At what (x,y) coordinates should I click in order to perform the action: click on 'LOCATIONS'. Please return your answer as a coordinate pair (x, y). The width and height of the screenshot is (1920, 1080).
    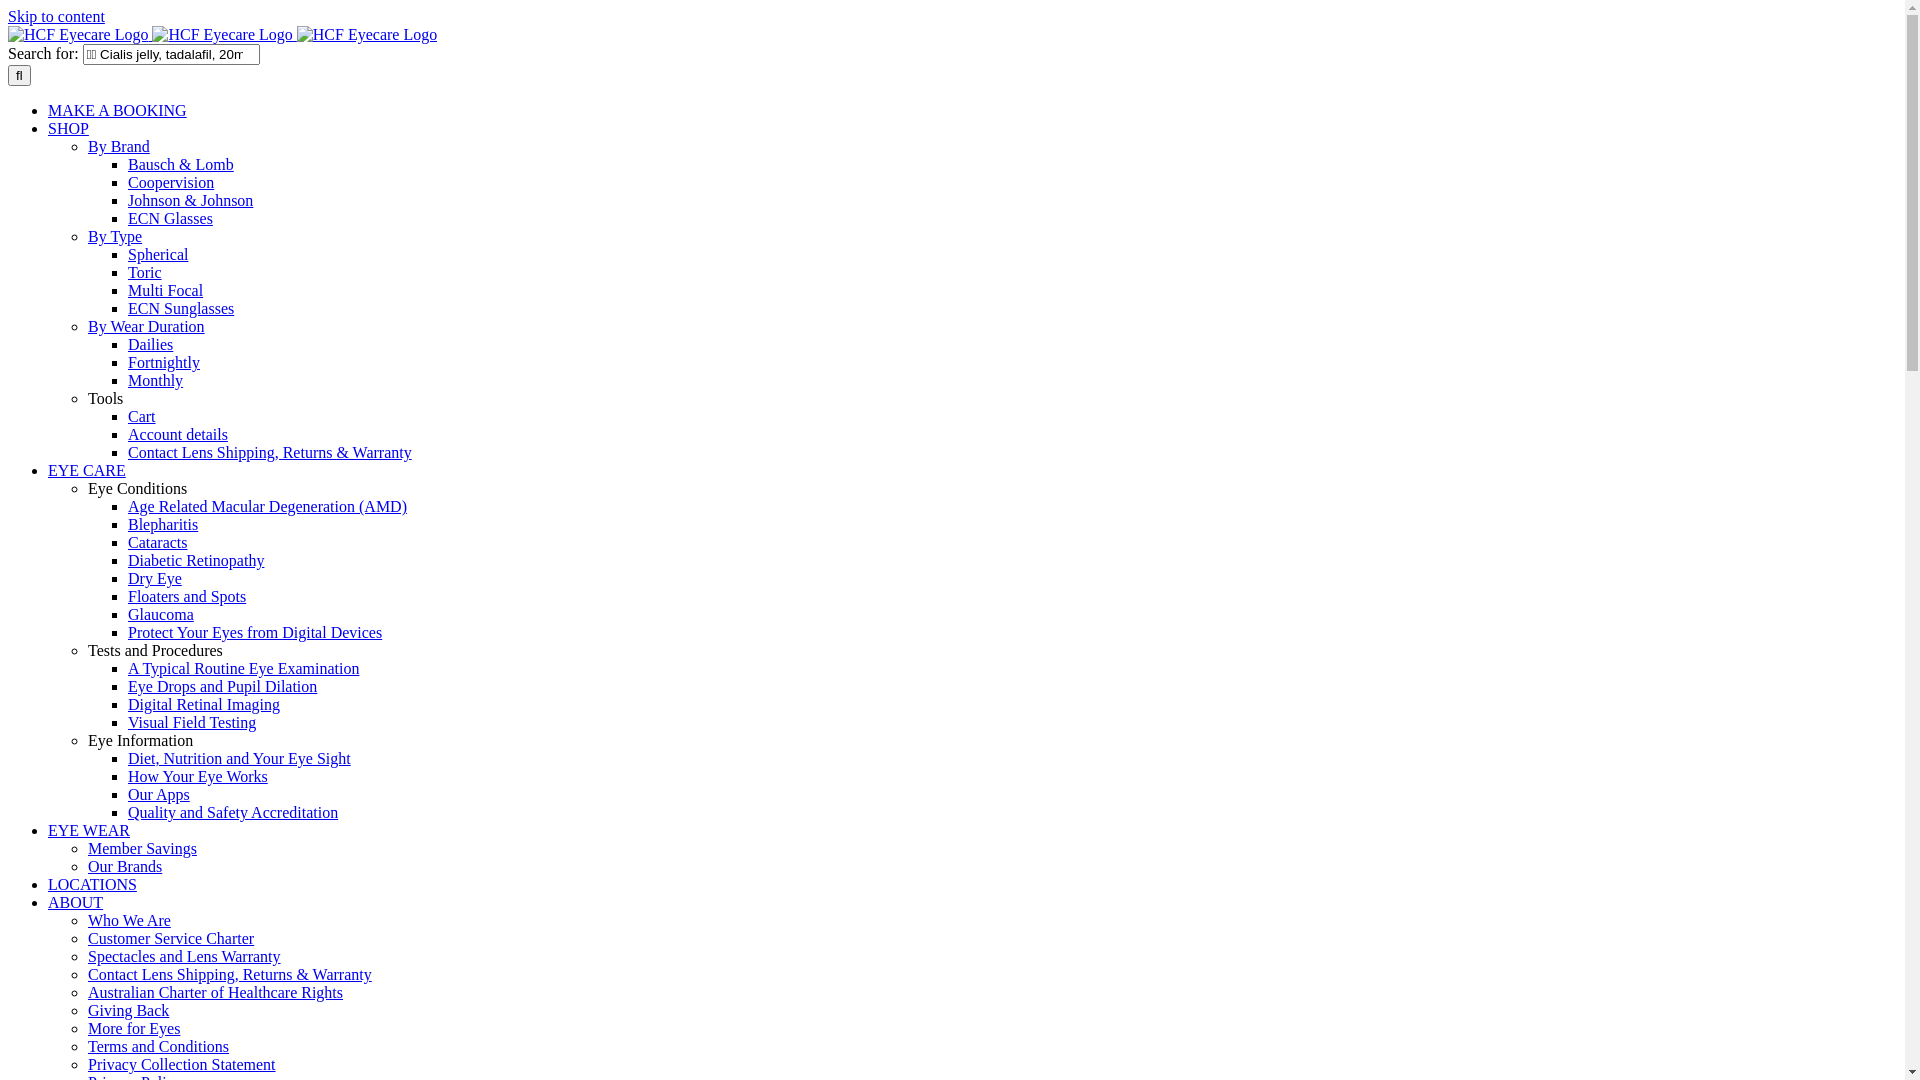
    Looking at the image, I should click on (91, 883).